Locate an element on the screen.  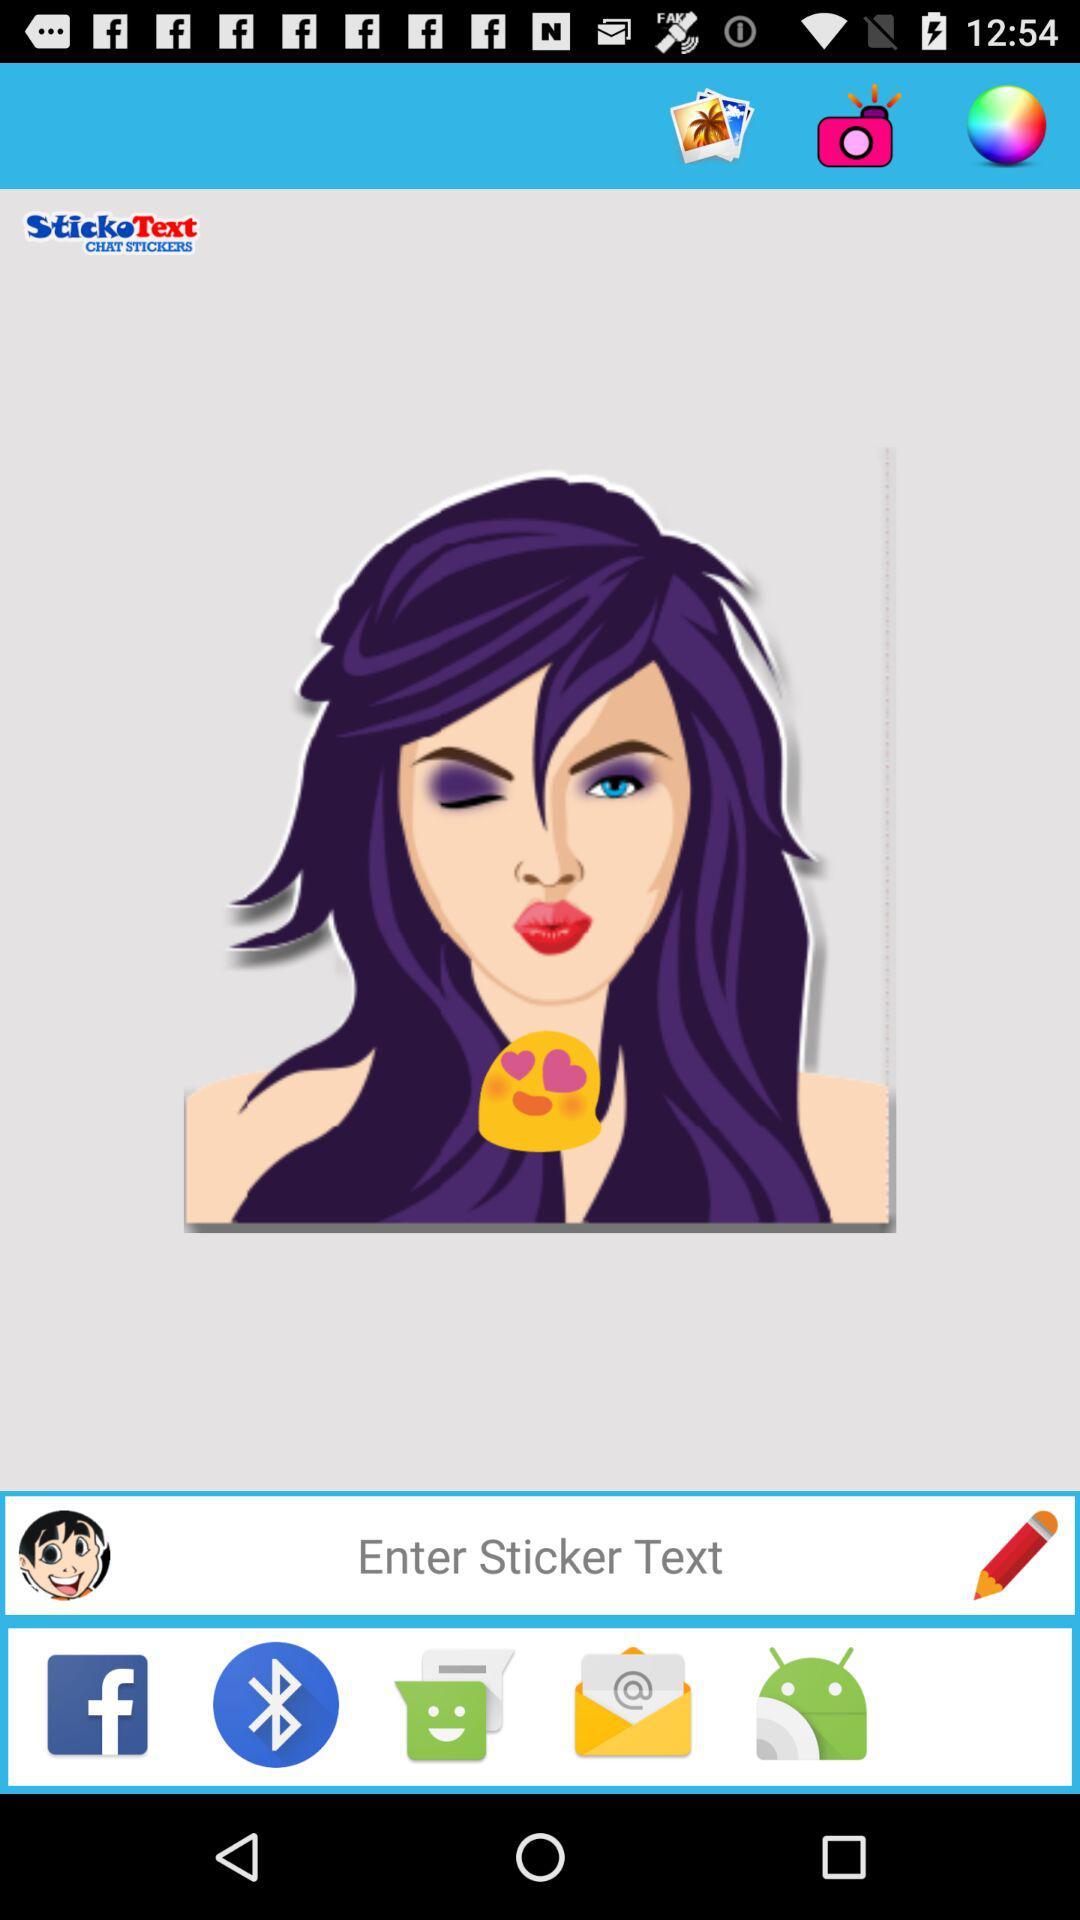
enable bluetooth is located at coordinates (276, 1703).